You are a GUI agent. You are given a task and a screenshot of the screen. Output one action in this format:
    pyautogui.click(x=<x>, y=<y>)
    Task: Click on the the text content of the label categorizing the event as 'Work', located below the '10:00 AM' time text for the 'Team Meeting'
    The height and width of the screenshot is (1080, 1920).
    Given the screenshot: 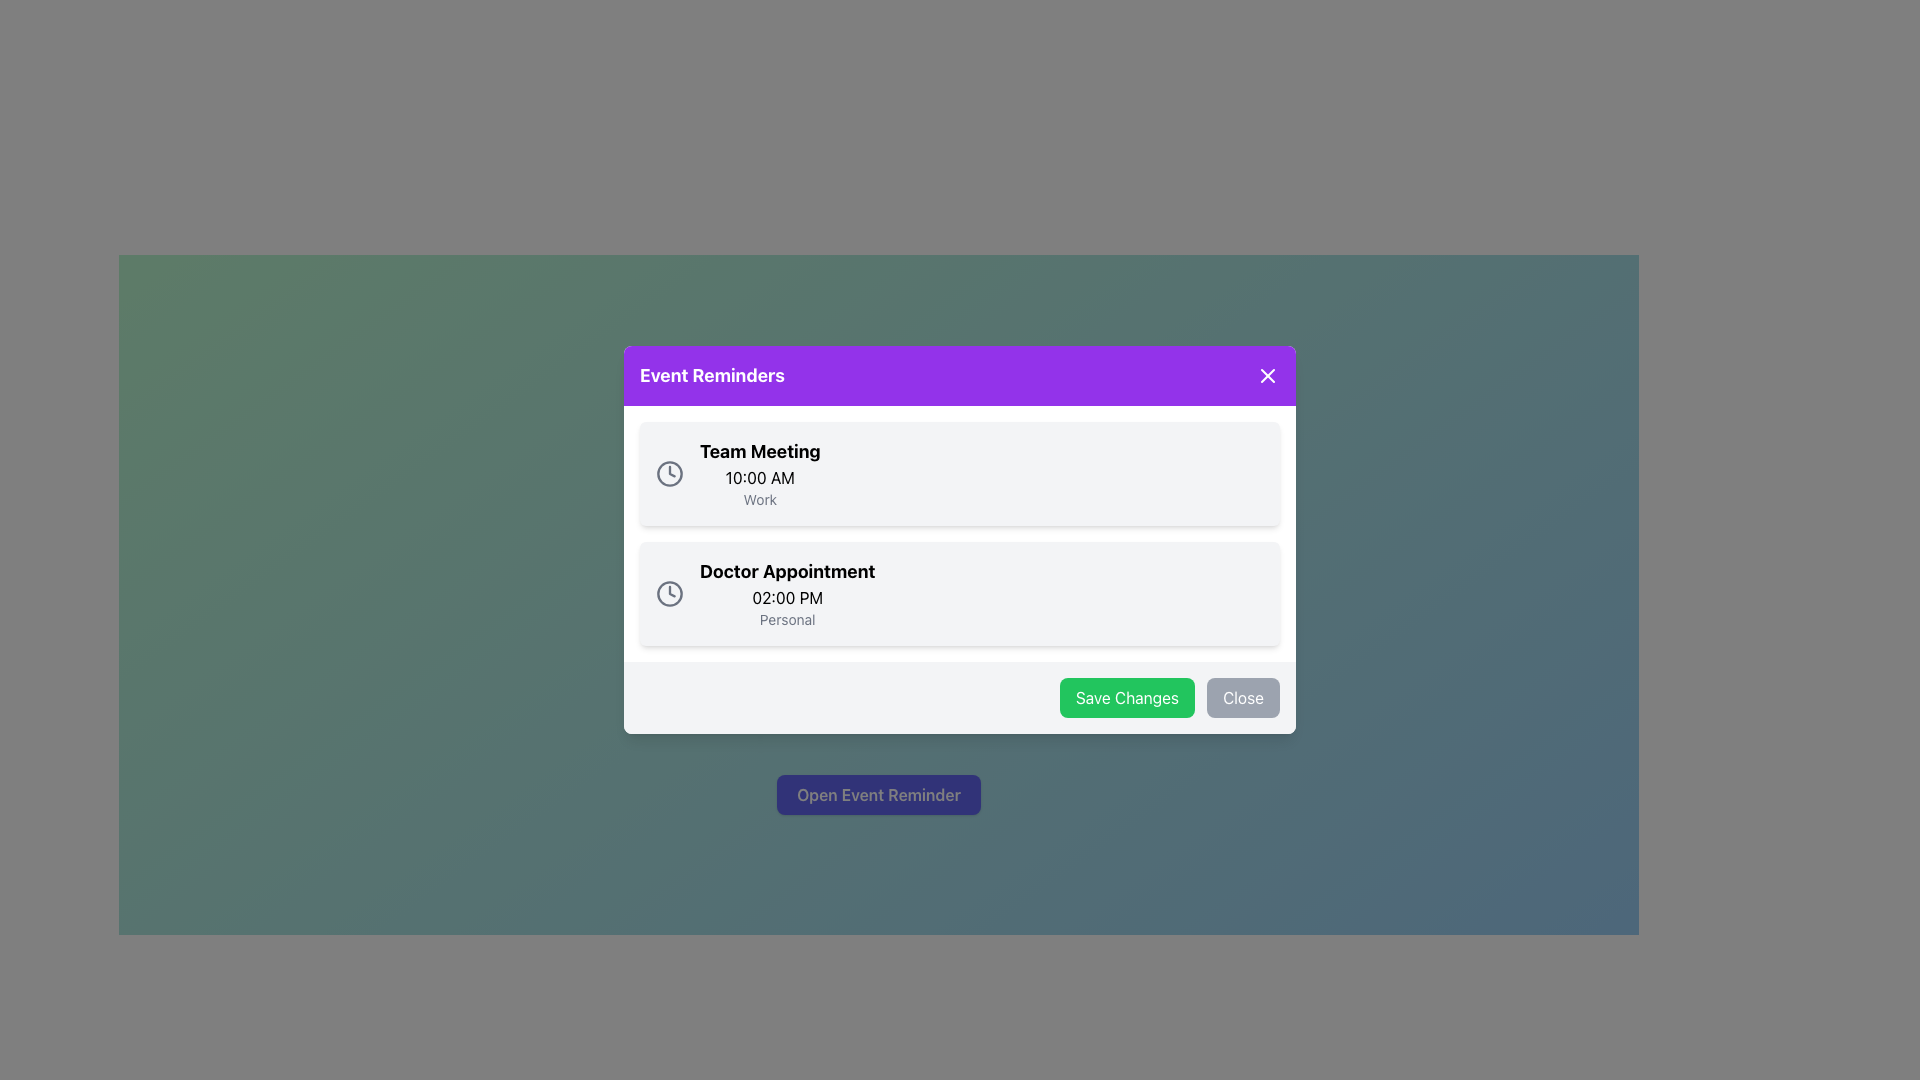 What is the action you would take?
    pyautogui.click(x=759, y=499)
    